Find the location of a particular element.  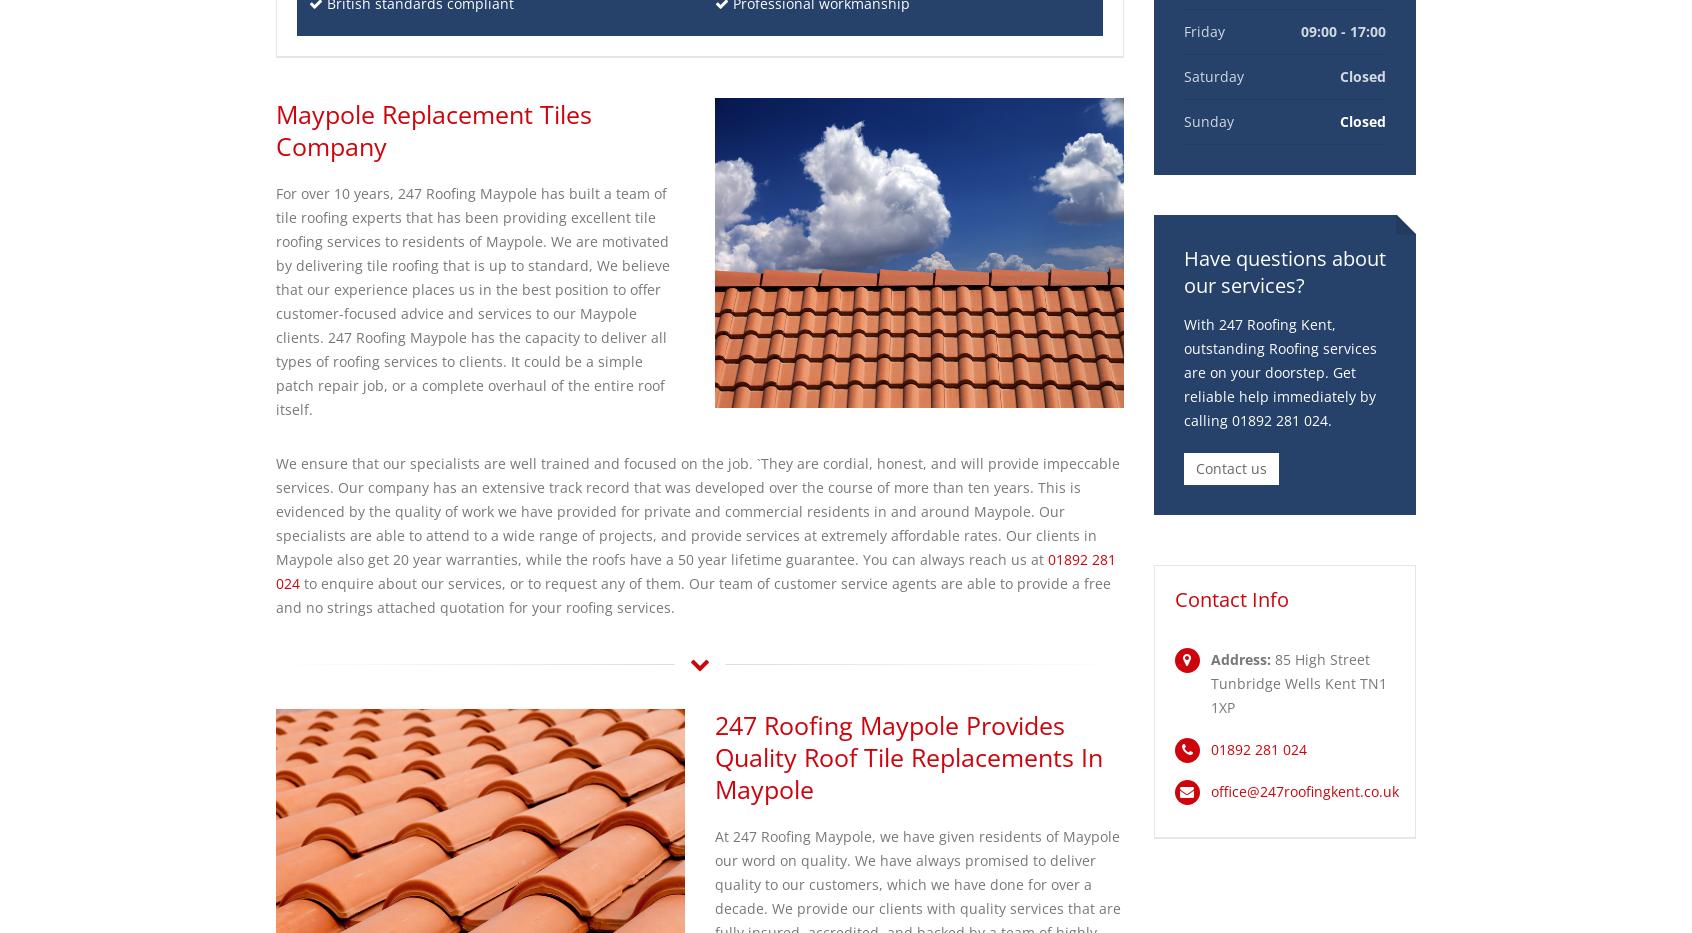

'Contact Info' is located at coordinates (1173, 599).